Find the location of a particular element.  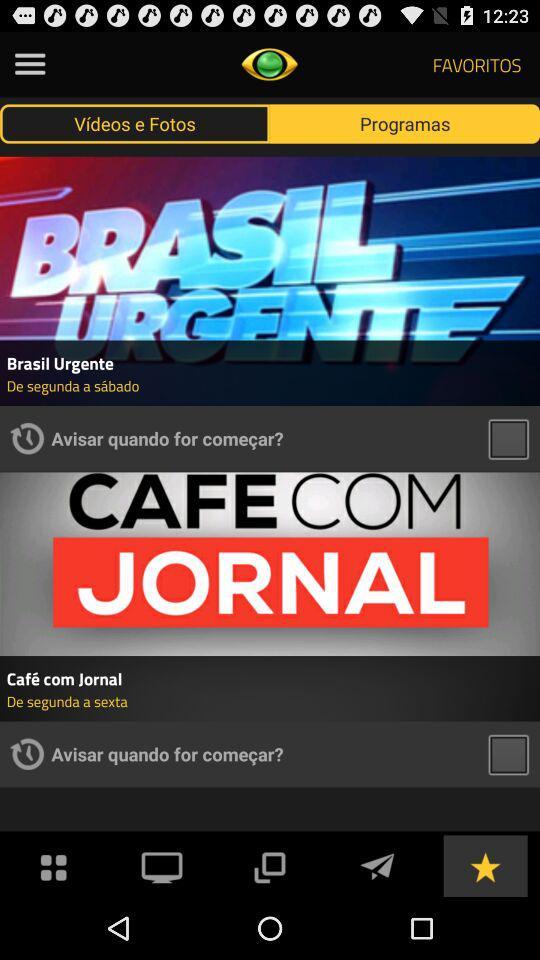

open side menu is located at coordinates (29, 64).